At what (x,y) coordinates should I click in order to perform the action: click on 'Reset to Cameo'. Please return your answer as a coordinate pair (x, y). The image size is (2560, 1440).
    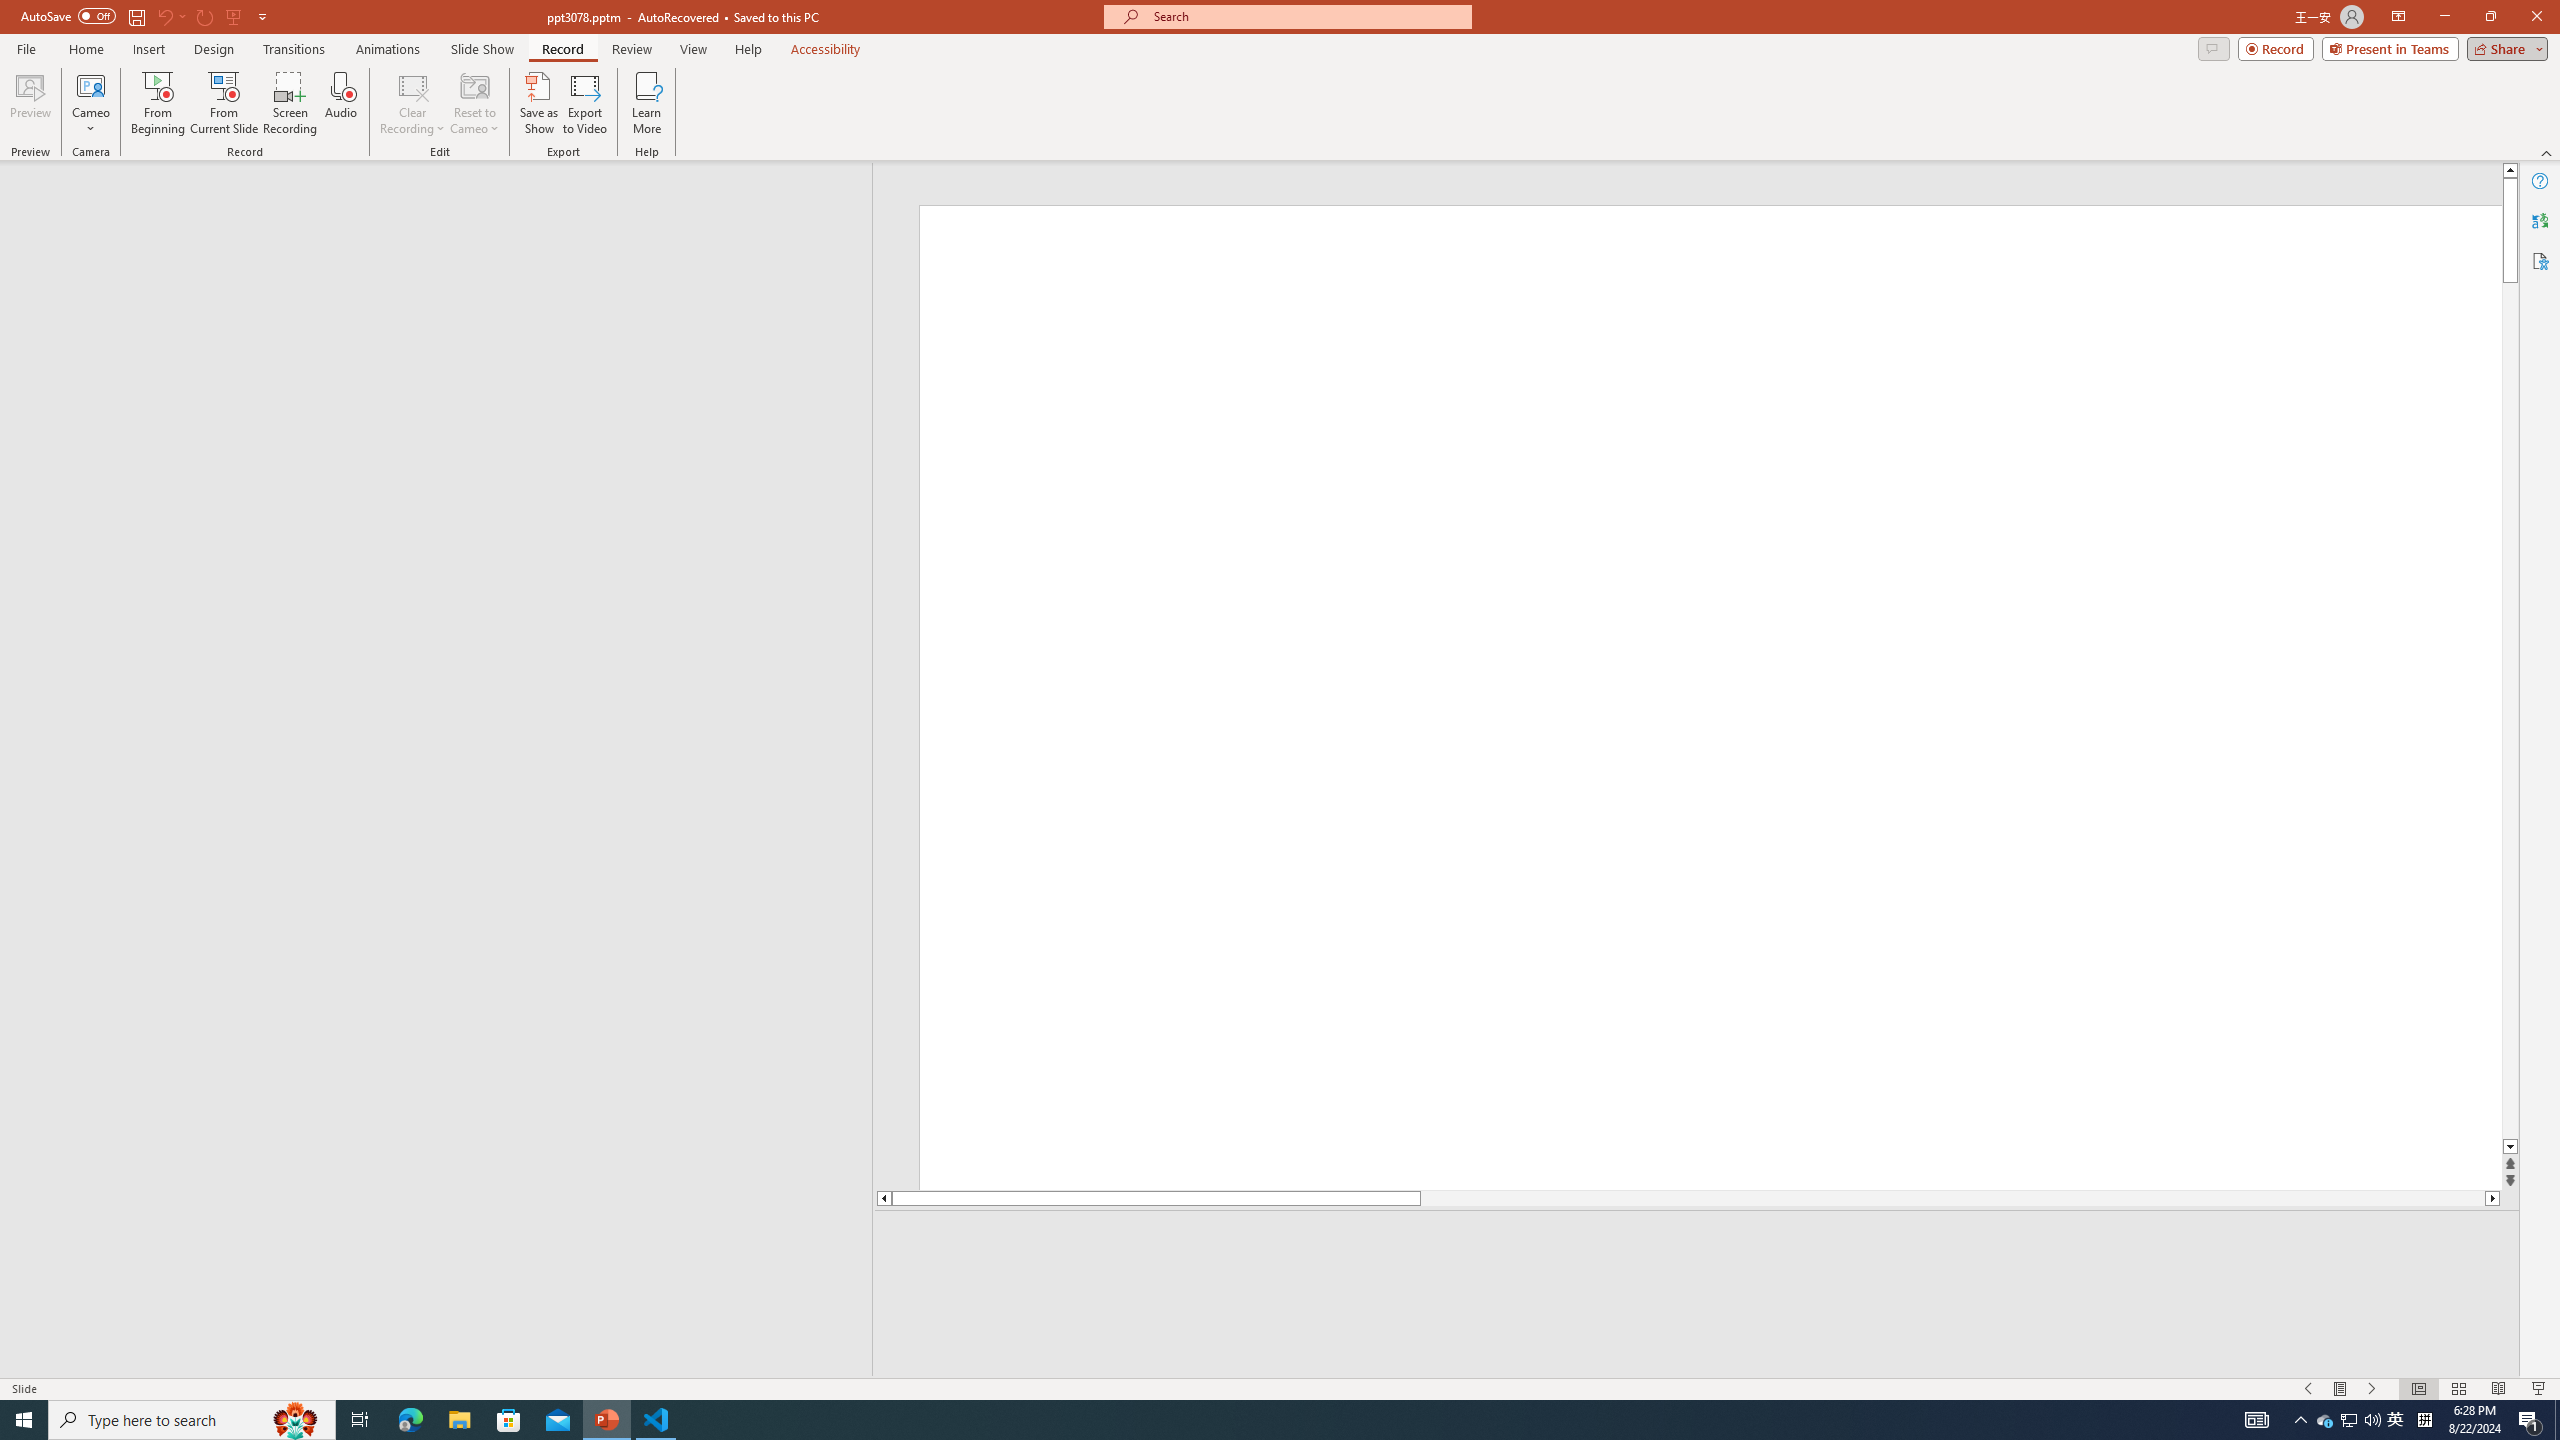
    Looking at the image, I should click on (473, 103).